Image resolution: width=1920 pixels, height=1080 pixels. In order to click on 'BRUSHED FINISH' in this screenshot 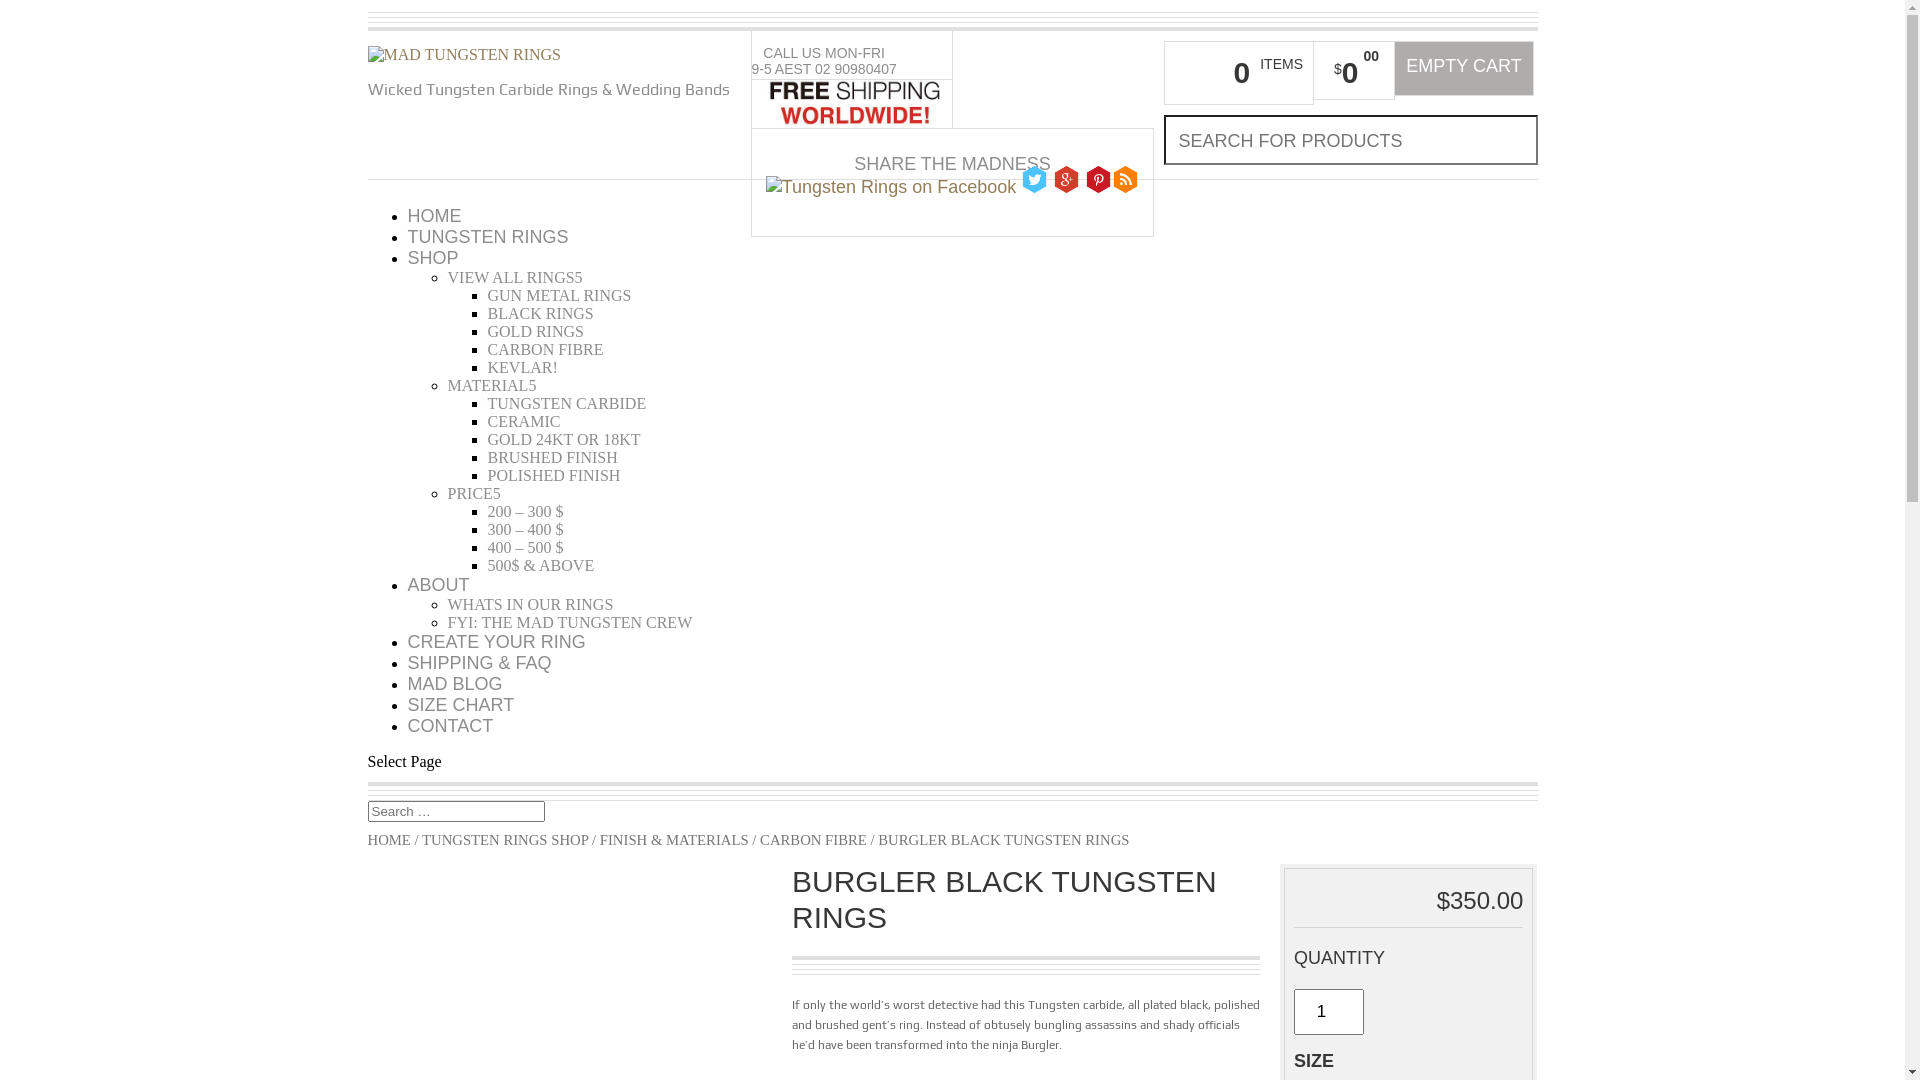, I will do `click(552, 457)`.